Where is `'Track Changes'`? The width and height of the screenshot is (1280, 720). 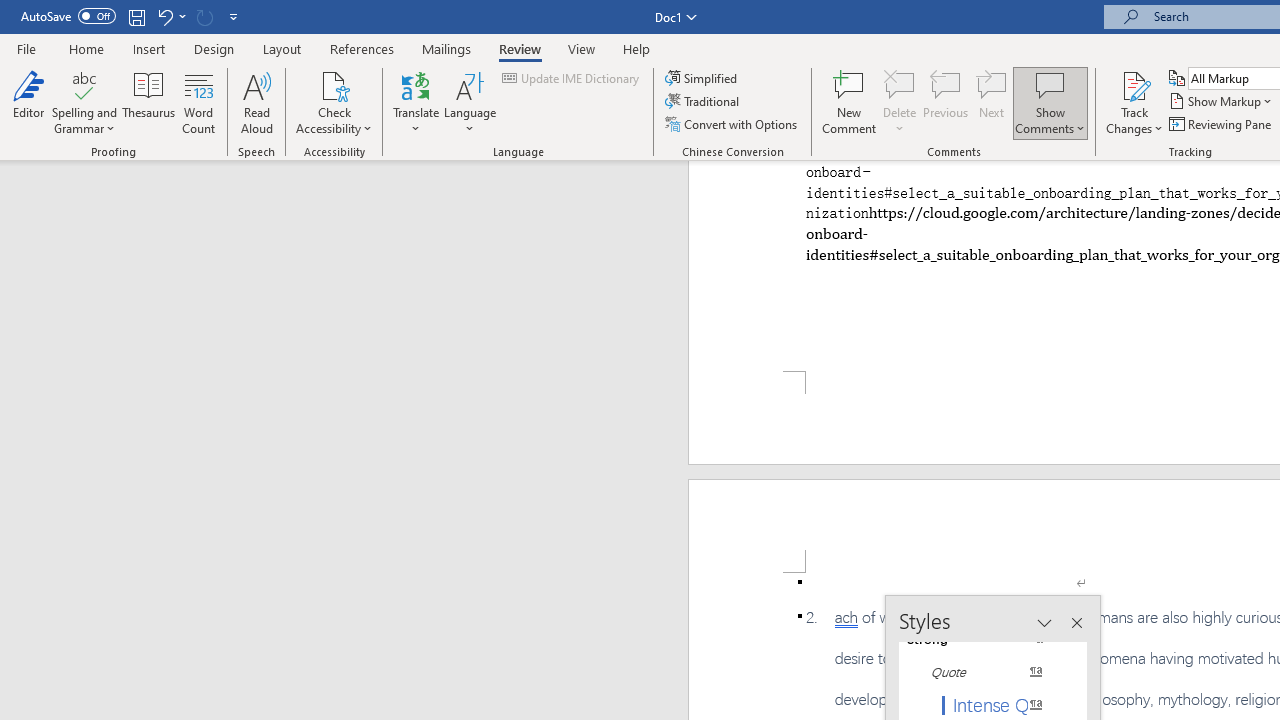
'Track Changes' is located at coordinates (1134, 103).